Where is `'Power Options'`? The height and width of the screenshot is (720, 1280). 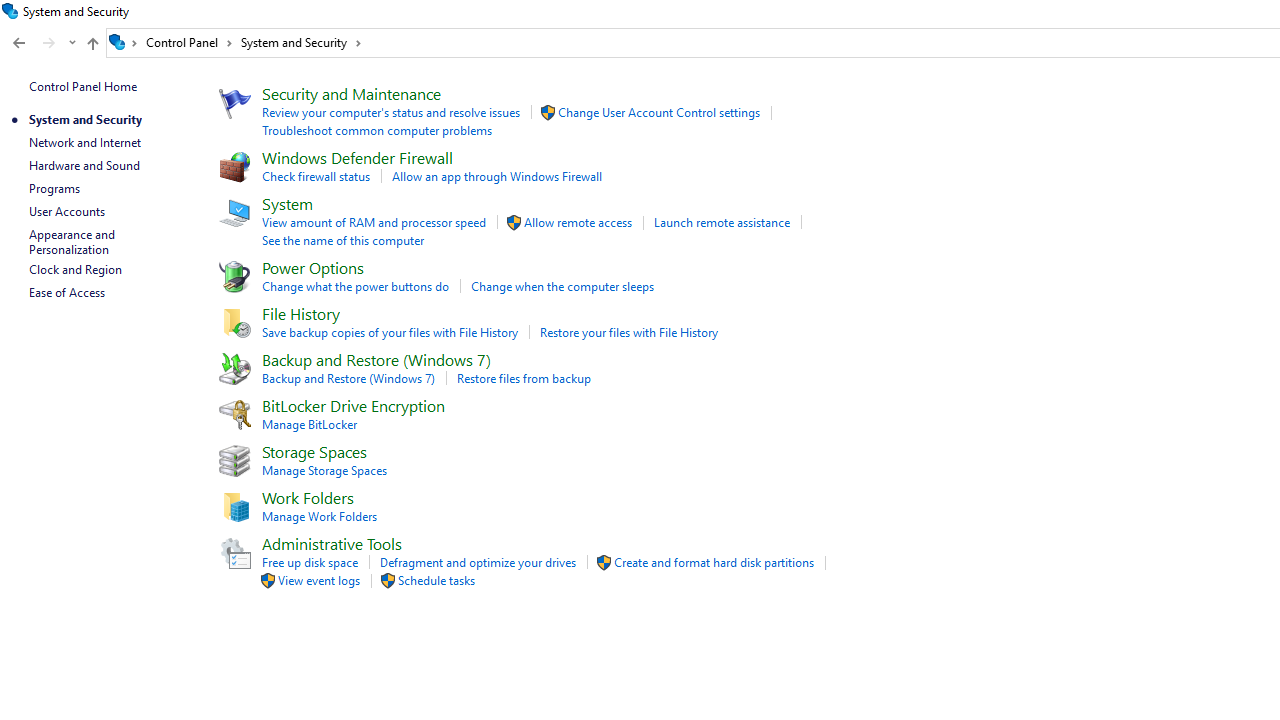
'Power Options' is located at coordinates (311, 266).